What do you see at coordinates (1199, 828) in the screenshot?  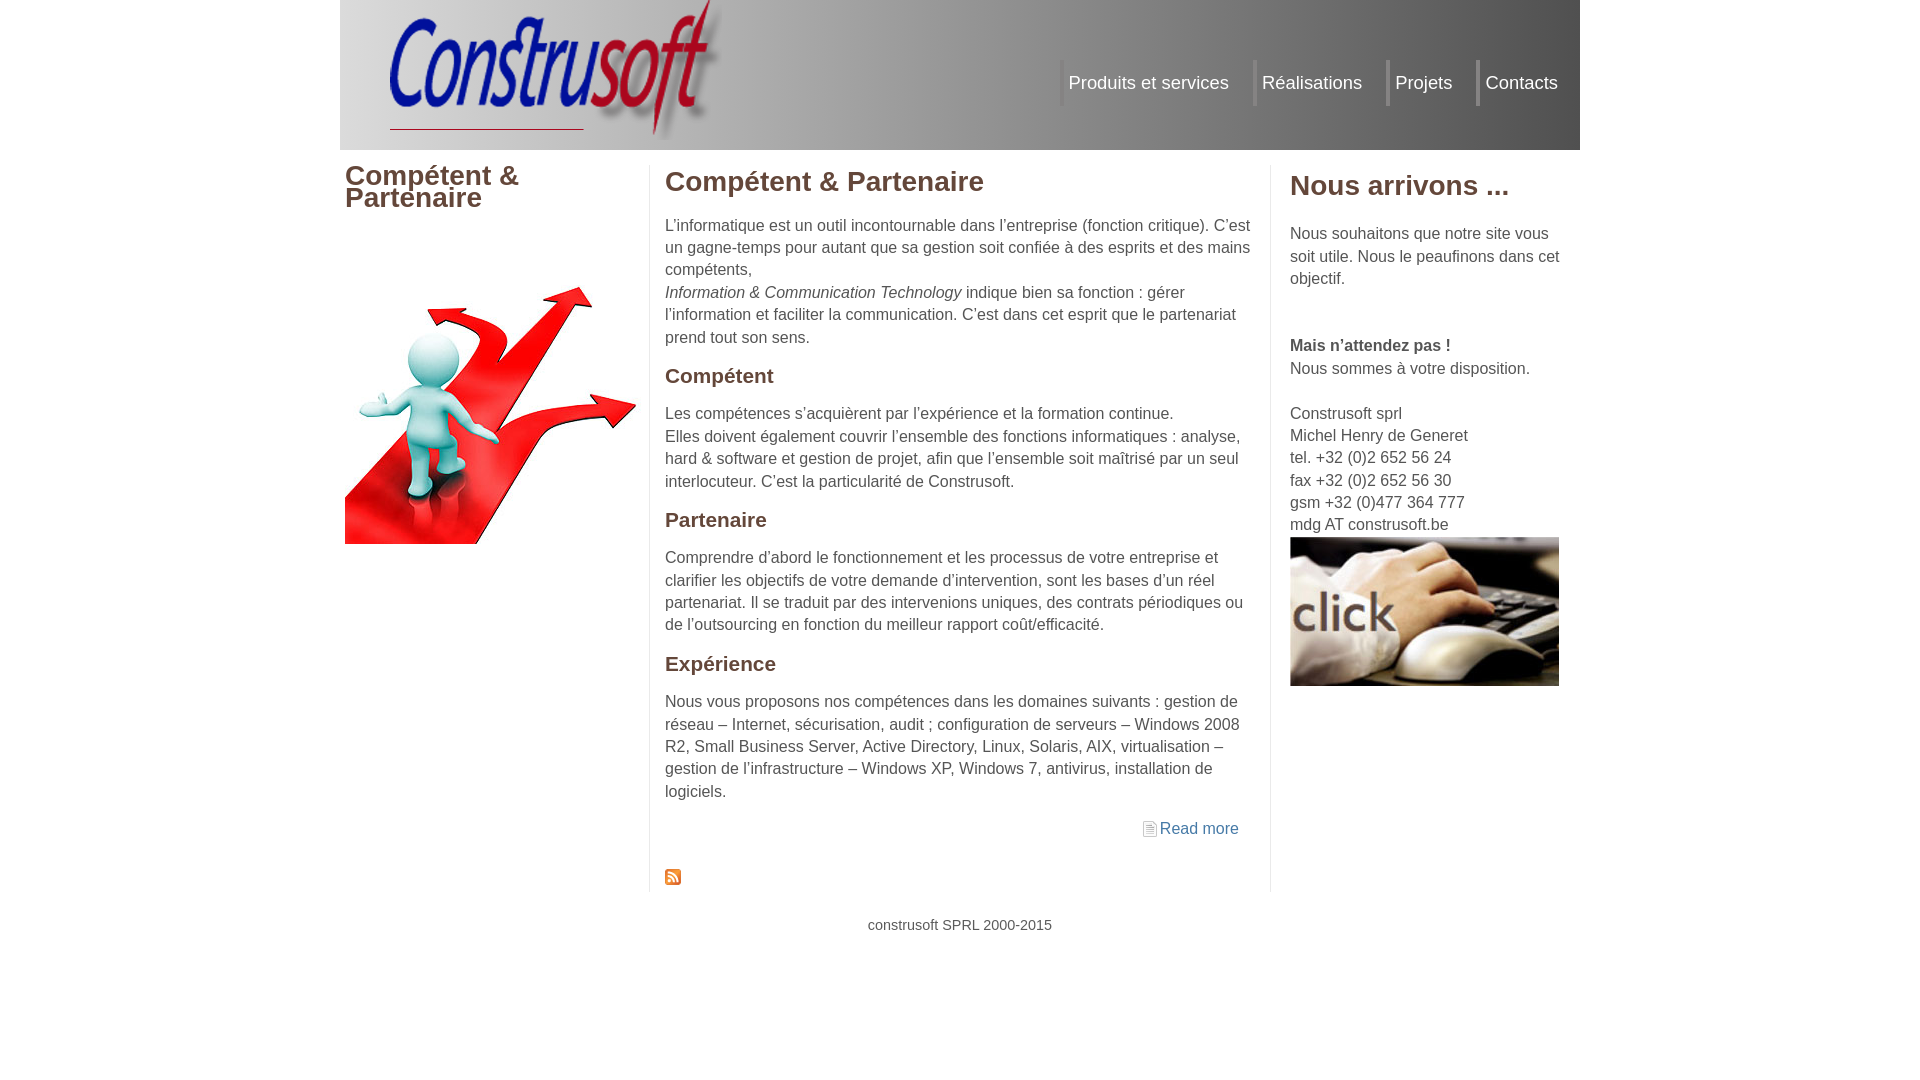 I see `'Read more'` at bounding box center [1199, 828].